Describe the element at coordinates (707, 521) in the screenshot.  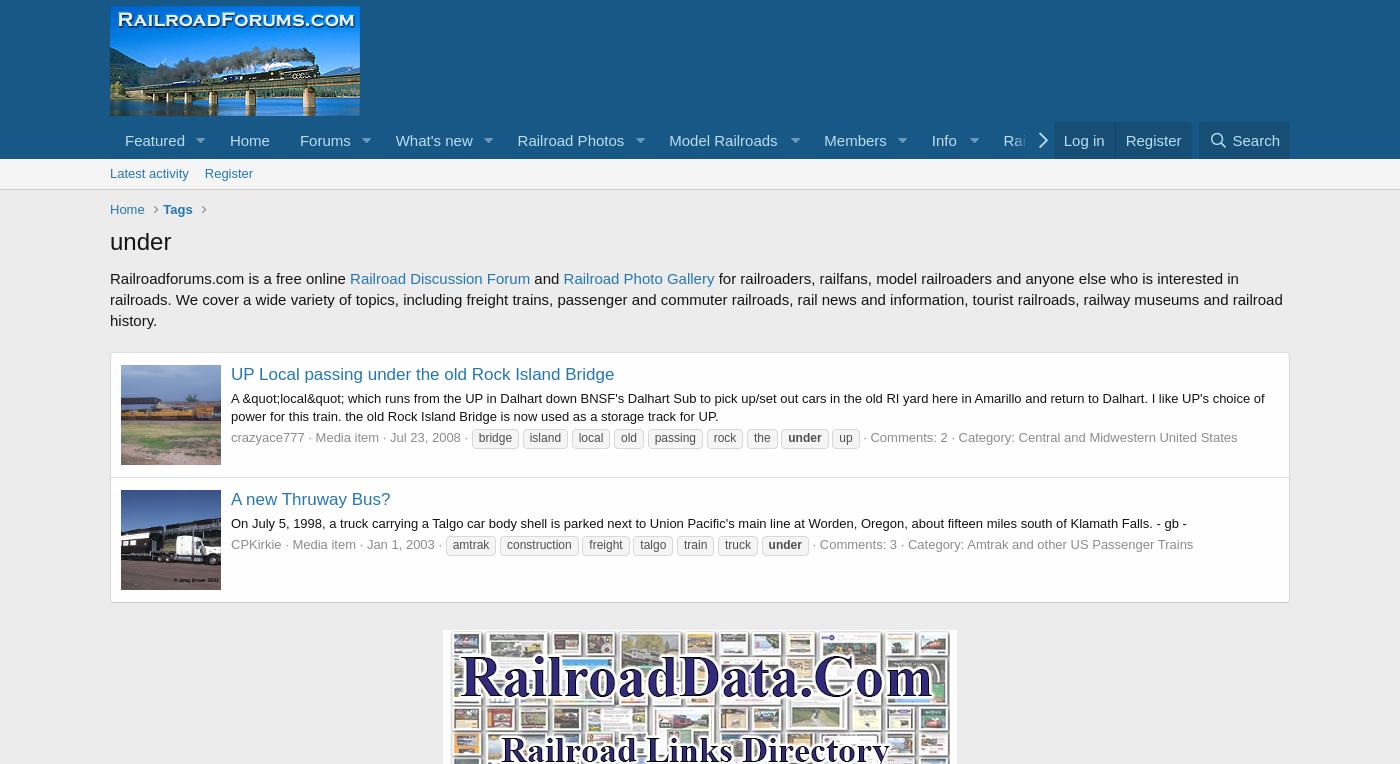
I see `'On July 5, 1998, a truck carrying a Talgo car body shell is parked next to Union Pacific's main line at Worden, Oregon, about fifteen miles south of Klamath Falls. 

- gb -'` at that location.